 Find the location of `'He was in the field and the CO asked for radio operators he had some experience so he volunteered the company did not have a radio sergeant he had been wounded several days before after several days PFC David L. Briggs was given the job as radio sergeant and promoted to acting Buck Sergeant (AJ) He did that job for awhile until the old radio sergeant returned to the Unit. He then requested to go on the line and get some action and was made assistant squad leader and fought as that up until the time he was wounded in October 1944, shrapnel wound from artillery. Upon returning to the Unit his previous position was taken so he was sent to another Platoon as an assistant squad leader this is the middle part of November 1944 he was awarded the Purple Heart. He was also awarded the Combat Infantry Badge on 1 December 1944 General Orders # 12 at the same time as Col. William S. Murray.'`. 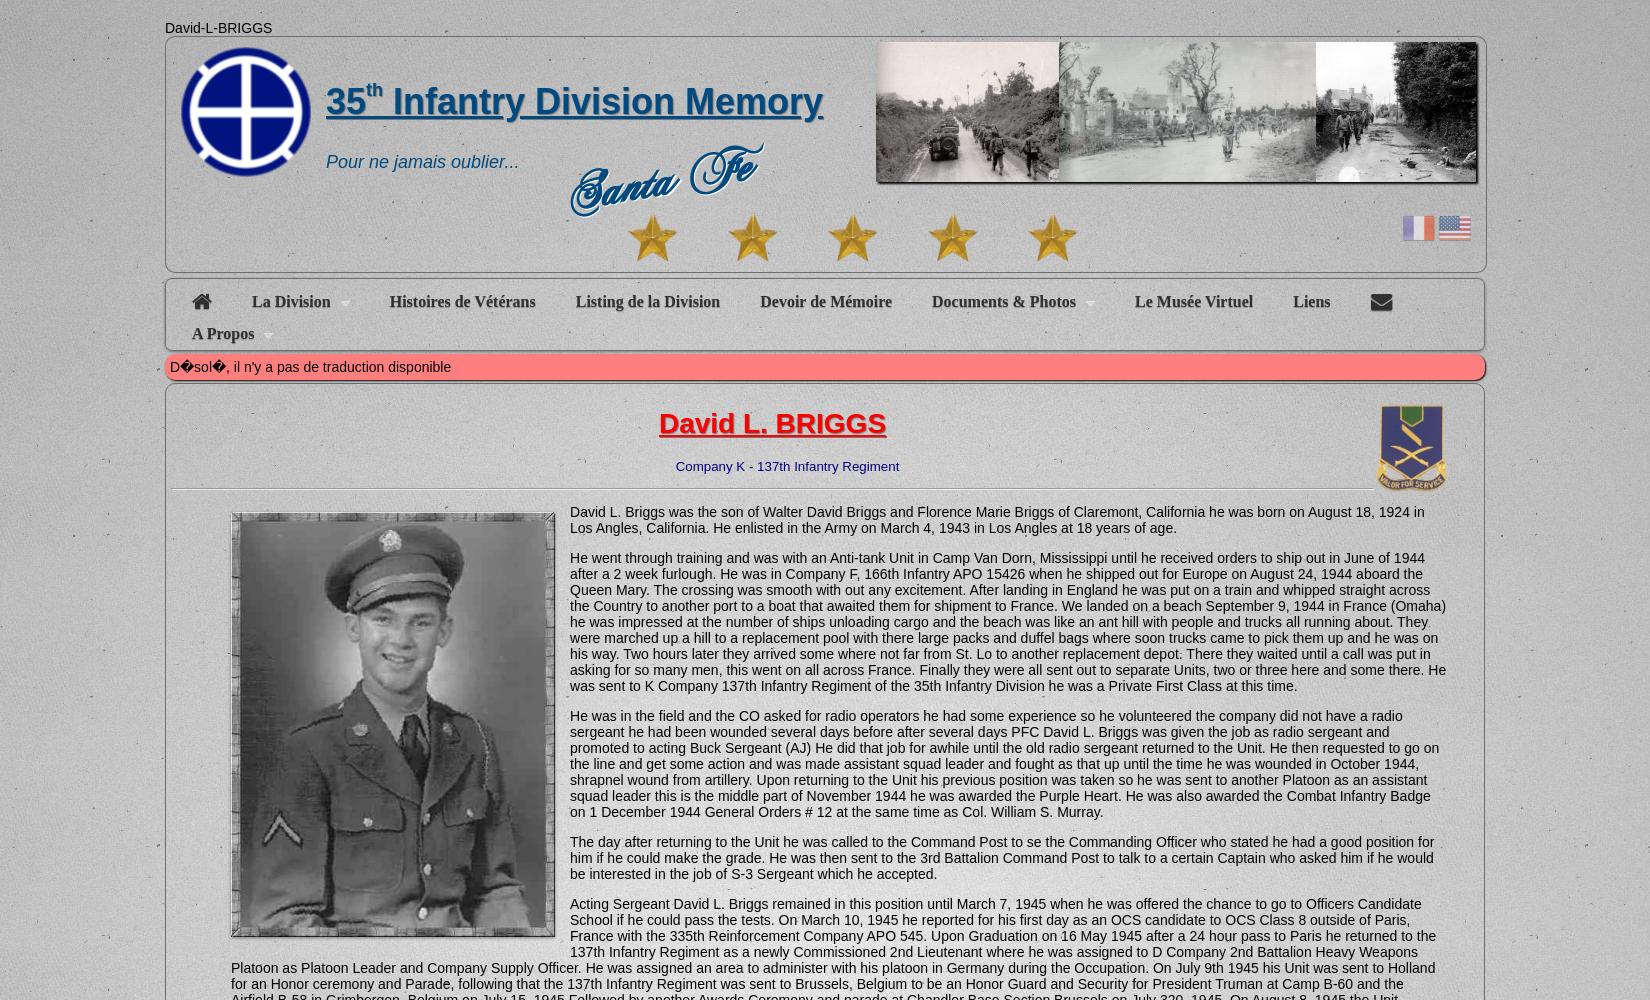

'He was in the field and the CO asked for radio operators he had some experience so he volunteered the company did not have a radio sergeant he had been wounded several days before after several days PFC David L. Briggs was given the job as radio sergeant and promoted to acting Buck Sergeant (AJ) He did that job for awhile until the old radio sergeant returned to the Unit. He then requested to go on the line and get some action and was made assistant squad leader and fought as that up until the time he was wounded in October 1944, shrapnel wound from artillery. Upon returning to the Unit his previous position was taken so he was sent to another Platoon as an assistant squad leader this is the middle part of November 1944 he was awarded the Purple Heart. He was also awarded the Combat Infantry Badge on 1 December 1944 General Orders # 12 at the same time as Col. William S. Murray.' is located at coordinates (569, 763).